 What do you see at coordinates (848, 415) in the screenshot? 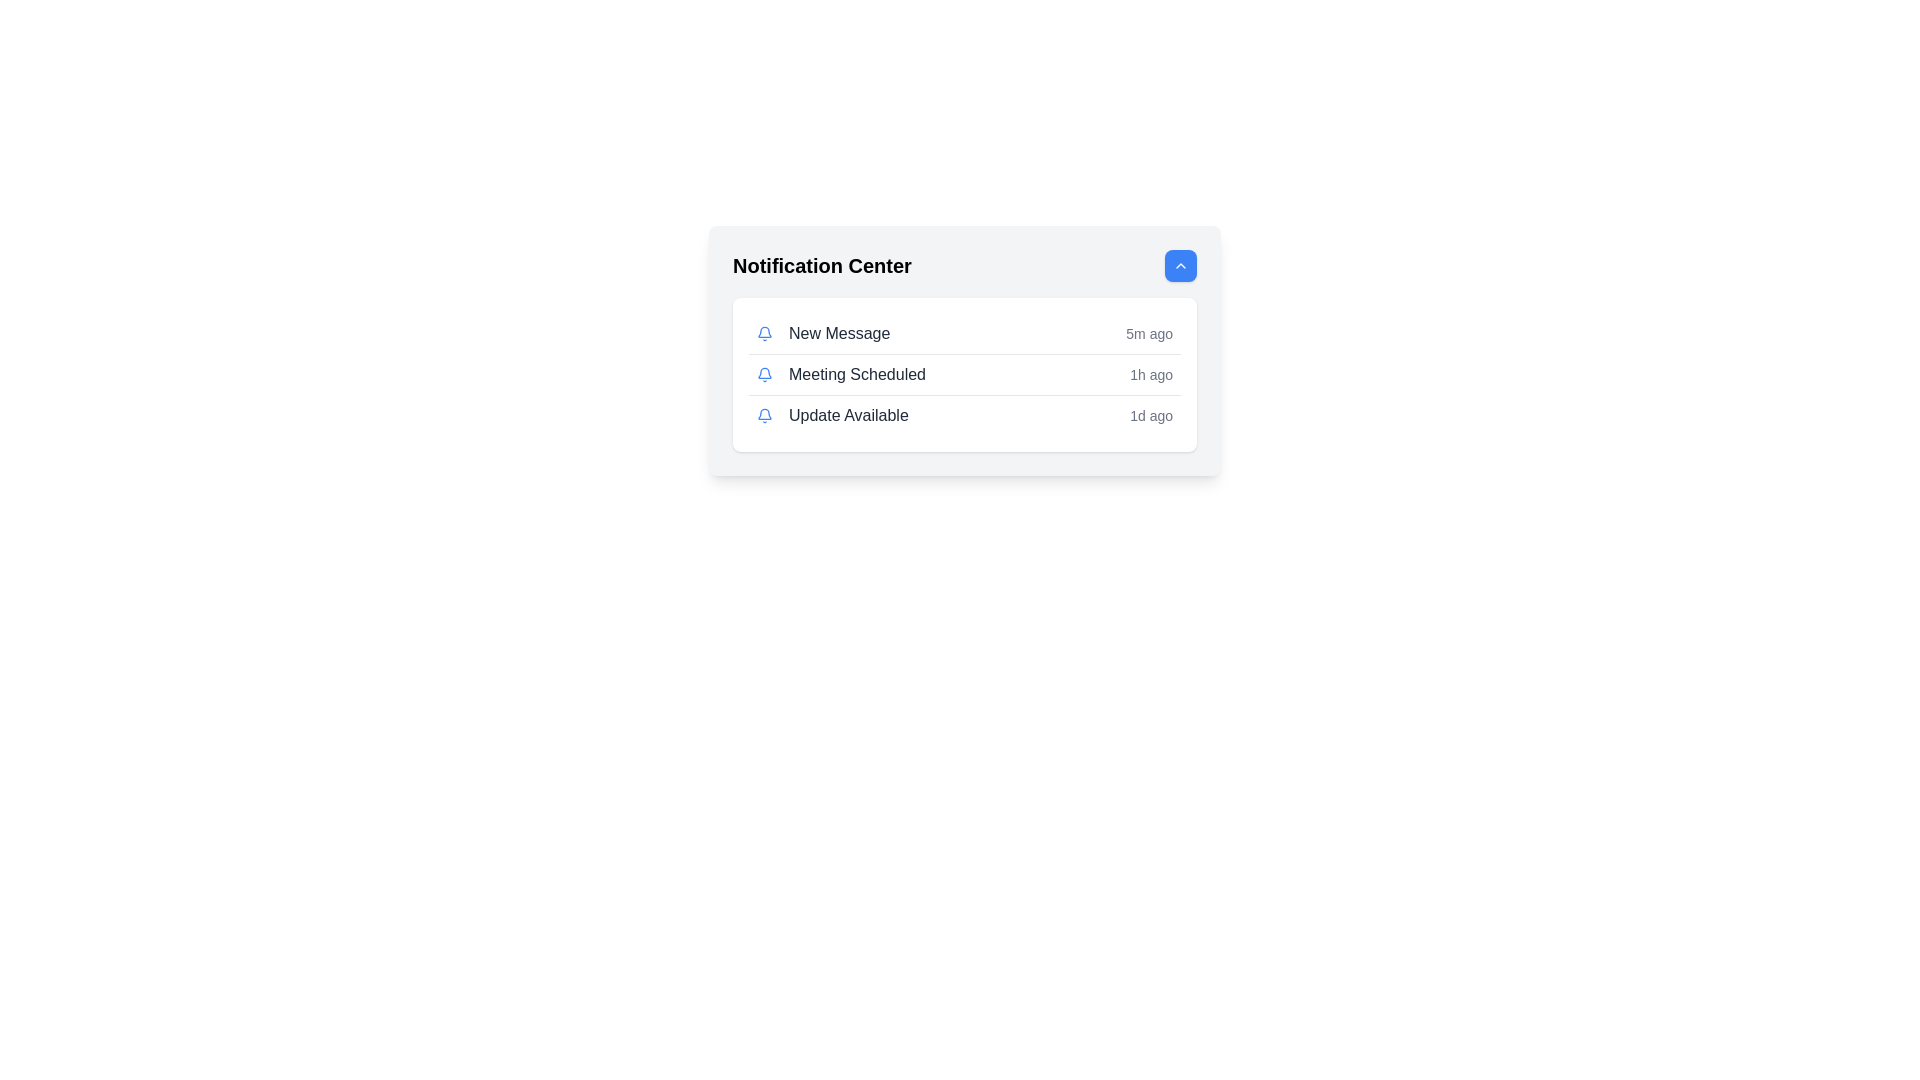
I see `text label displaying 'Update Available' which is the third row in the notification list within the 'Notification Center' panel` at bounding box center [848, 415].